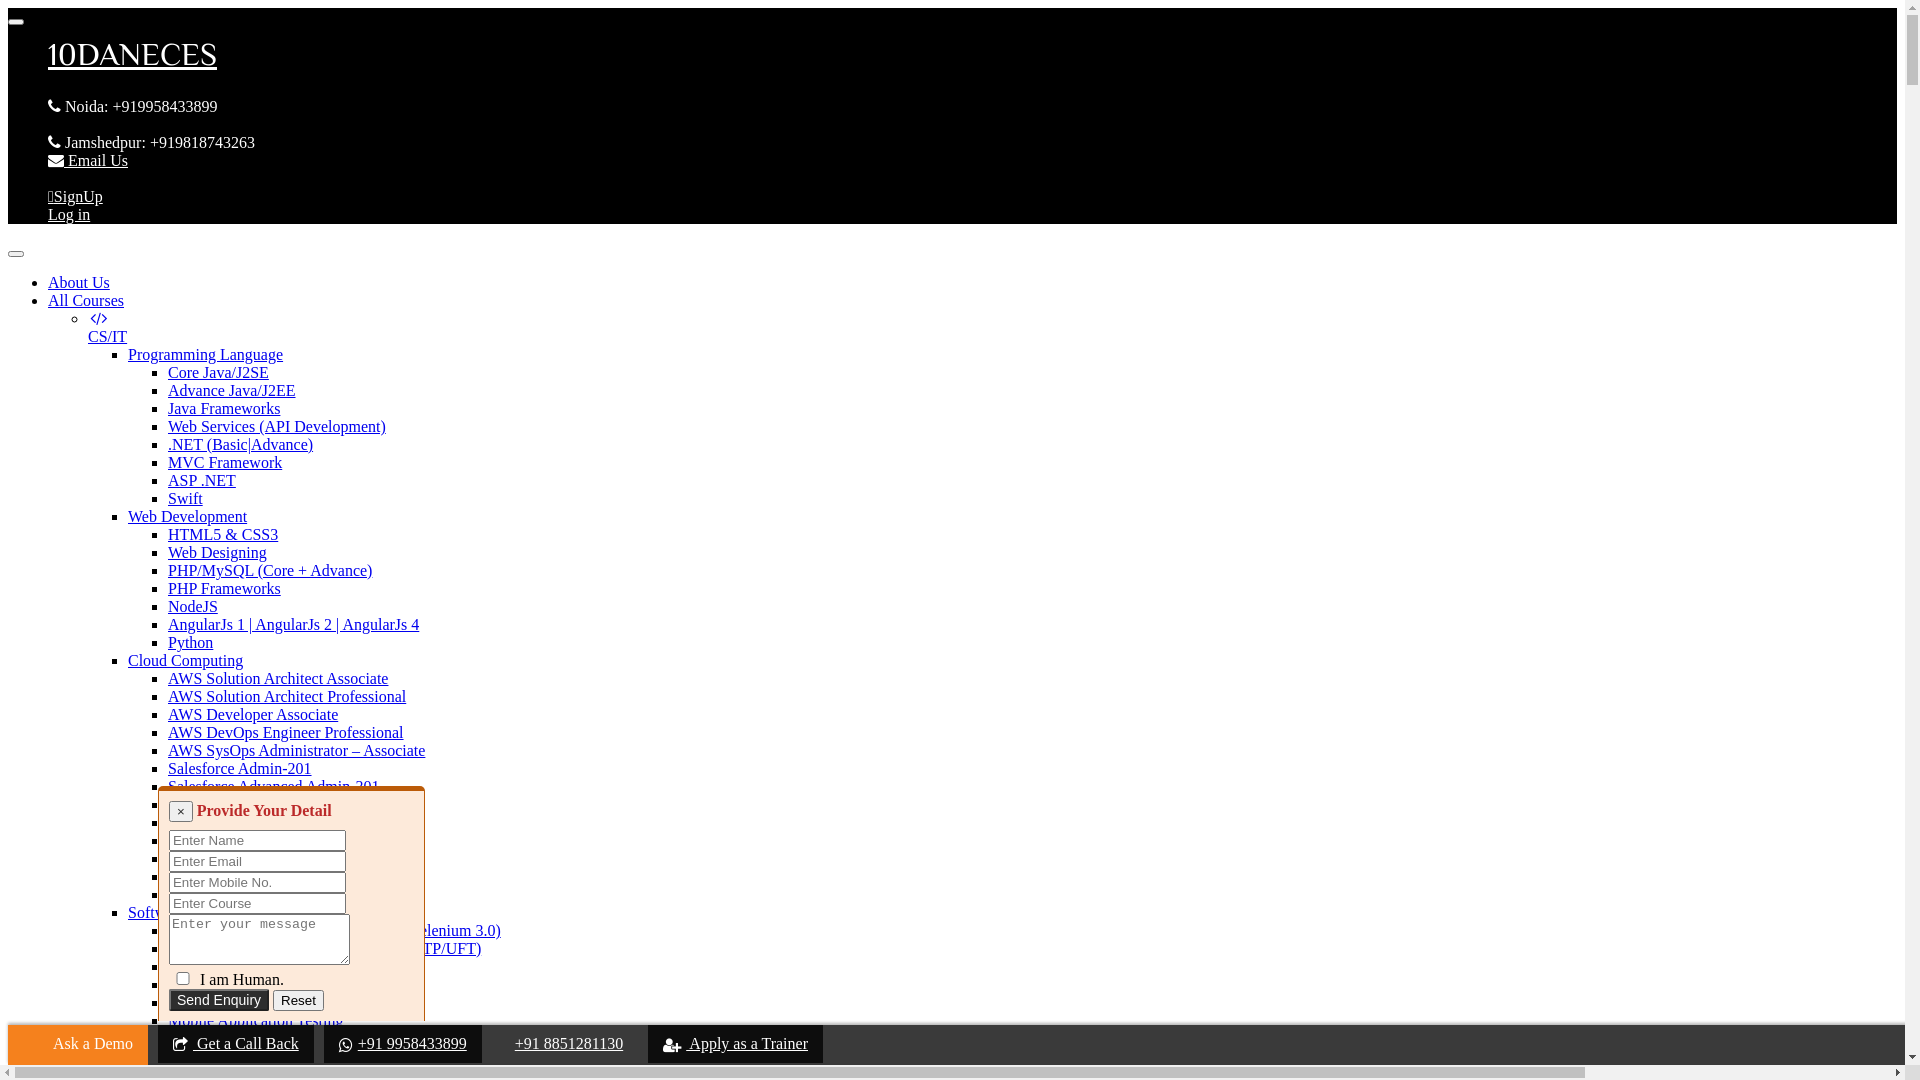  Describe the element at coordinates (231, 390) in the screenshot. I see `'Advance Java/J2EE'` at that location.